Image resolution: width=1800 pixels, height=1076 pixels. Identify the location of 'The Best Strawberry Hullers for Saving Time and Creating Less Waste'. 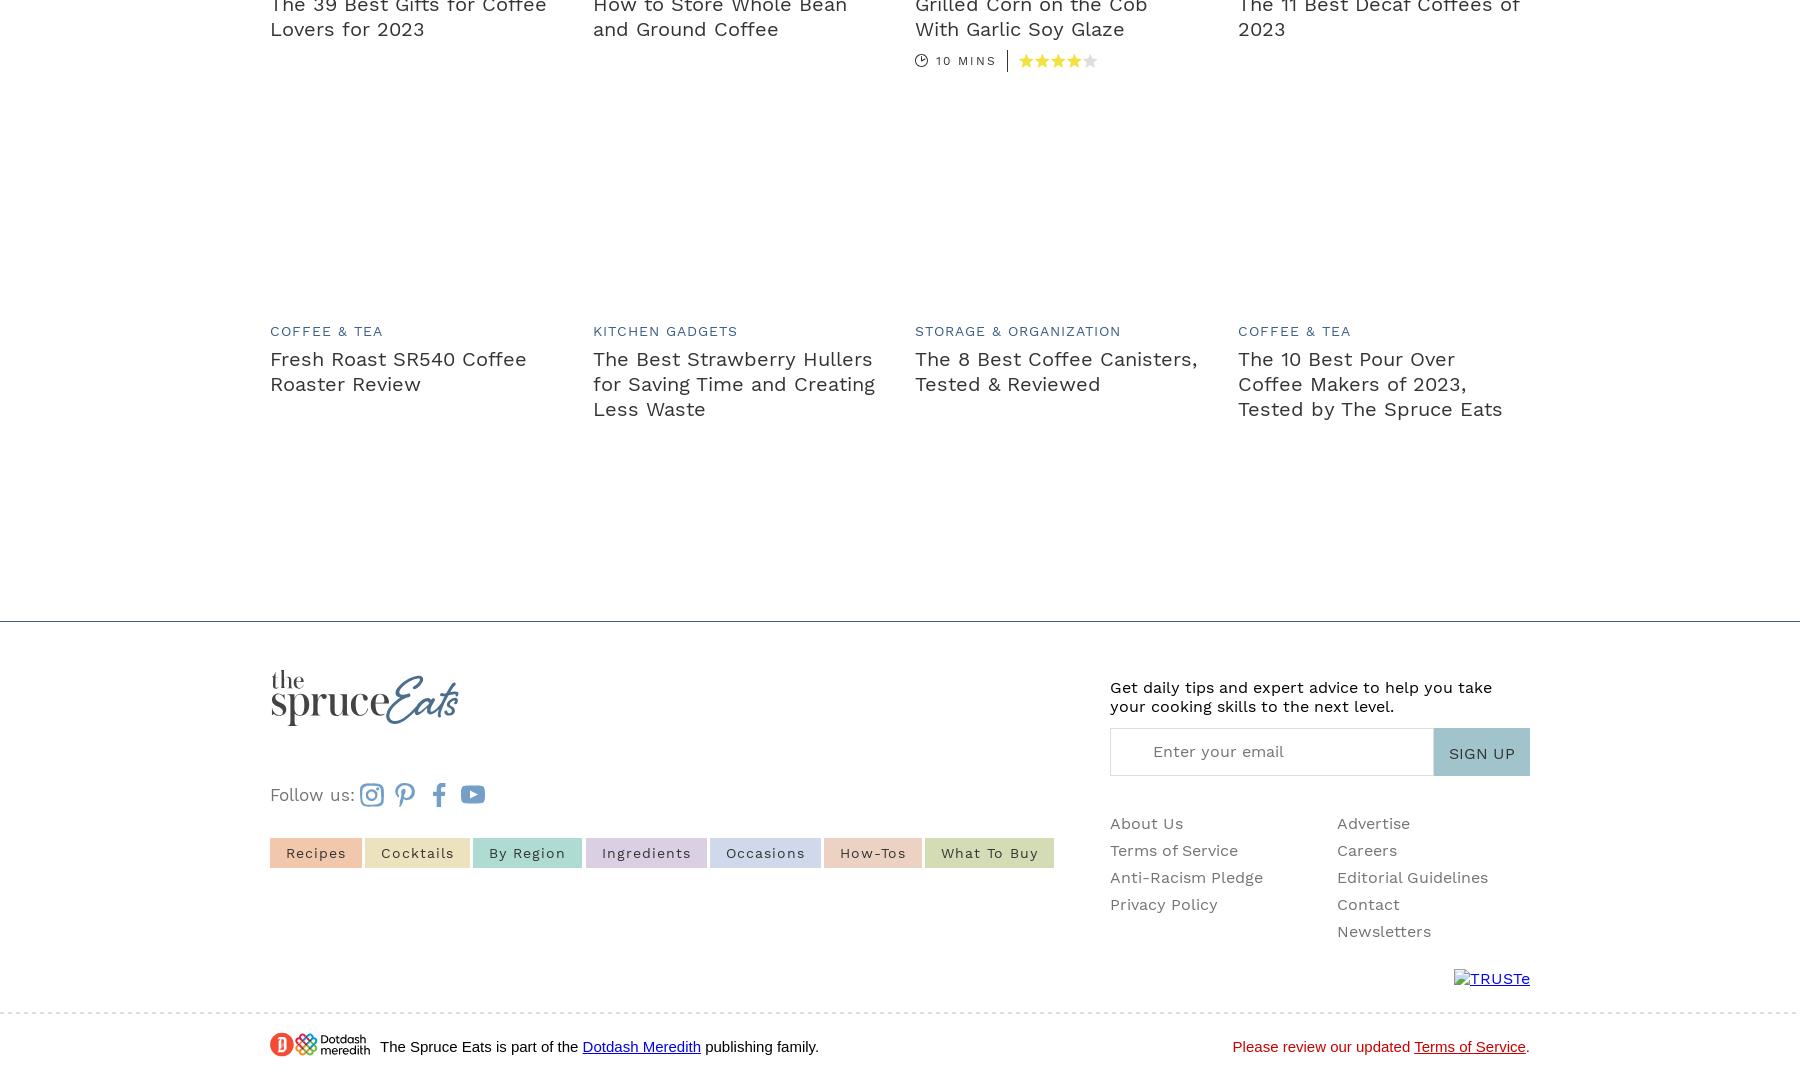
(731, 383).